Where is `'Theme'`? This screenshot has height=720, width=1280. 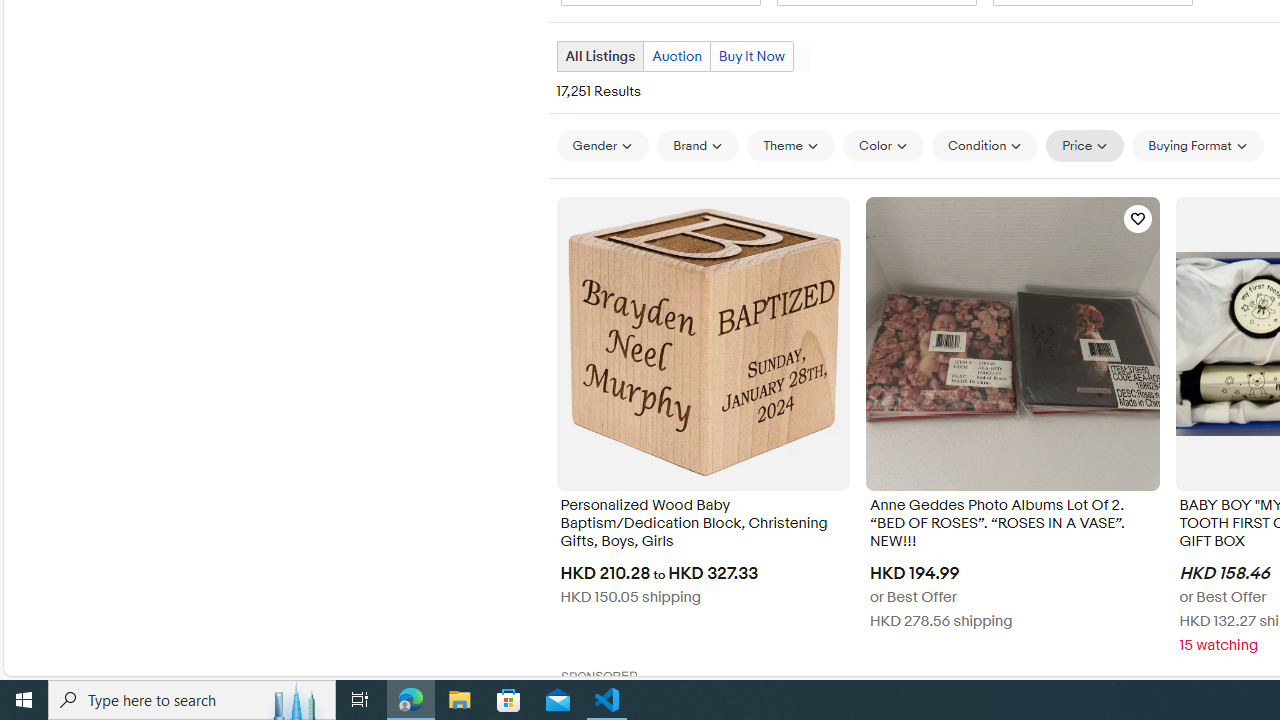 'Theme' is located at coordinates (790, 145).